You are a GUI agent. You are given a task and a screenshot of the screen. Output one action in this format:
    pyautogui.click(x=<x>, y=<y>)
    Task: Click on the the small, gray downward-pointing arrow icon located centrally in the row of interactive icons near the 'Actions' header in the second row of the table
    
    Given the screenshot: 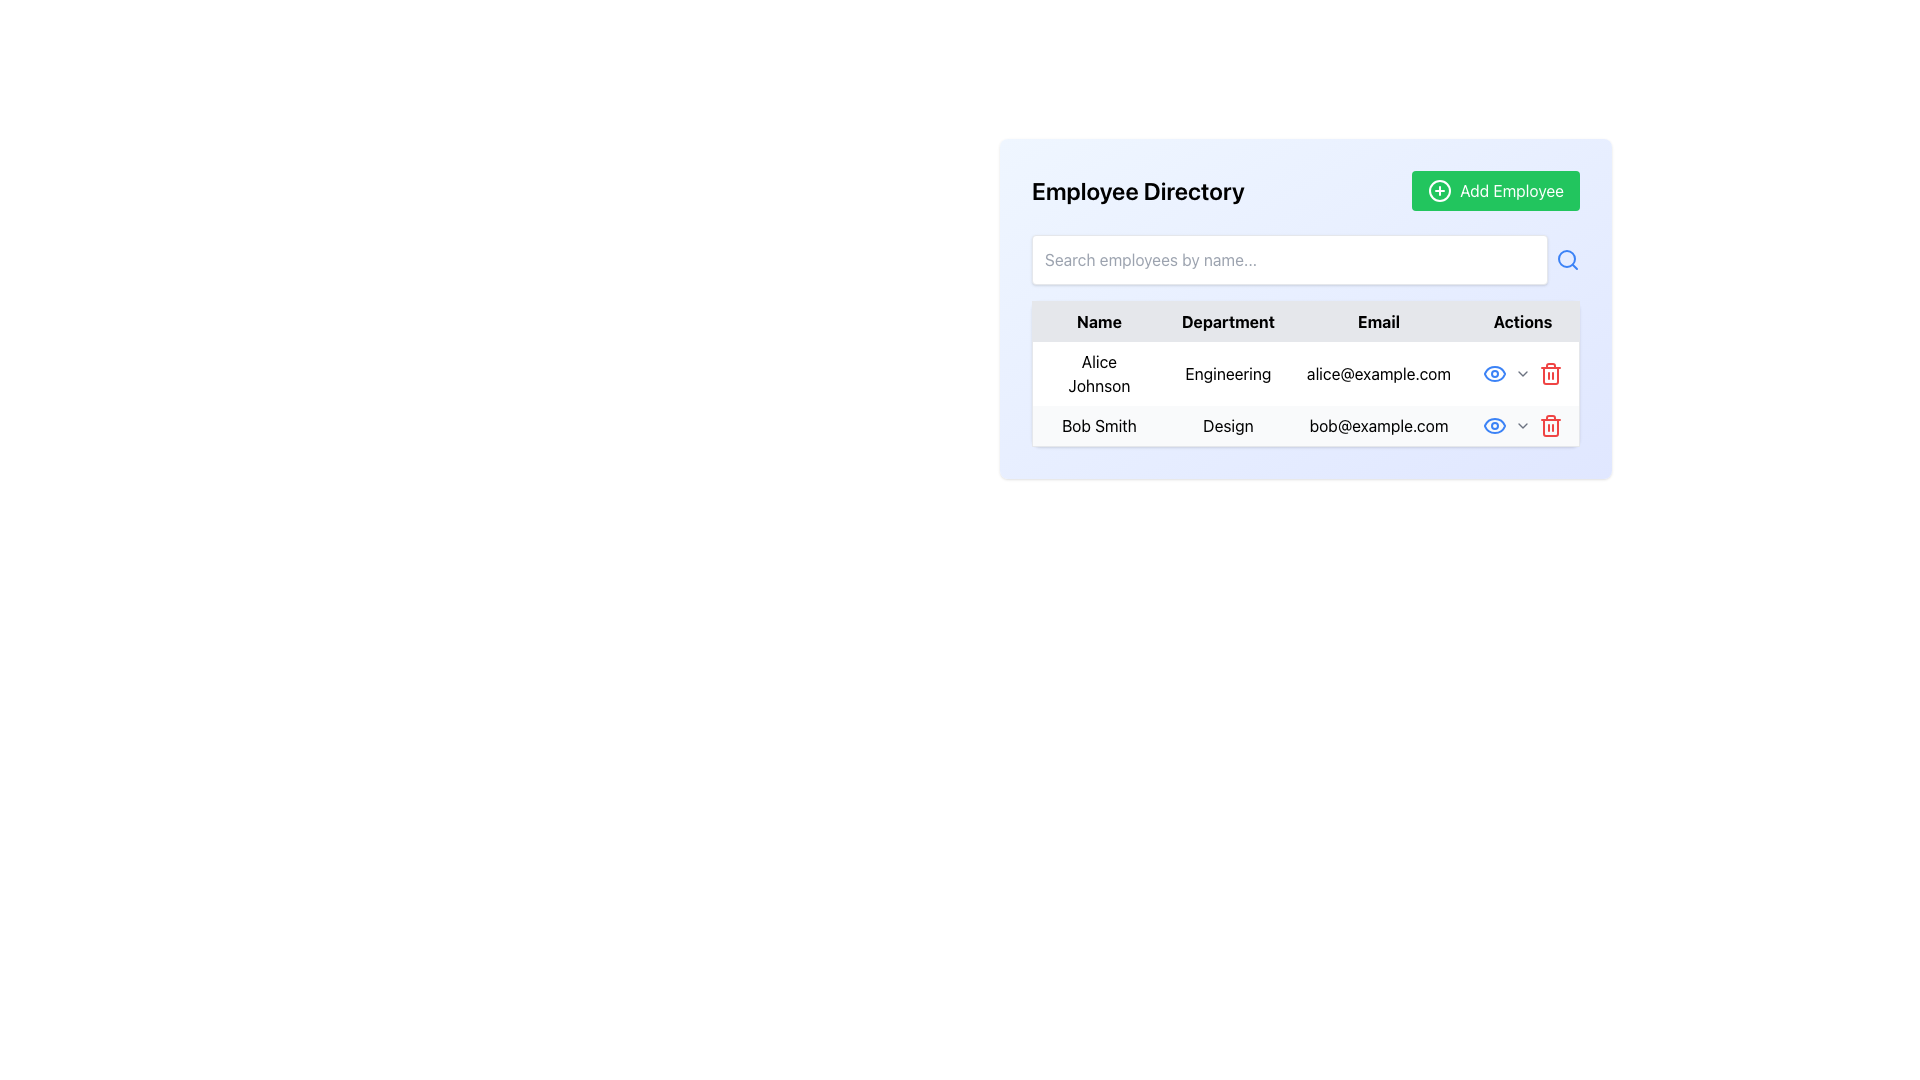 What is the action you would take?
    pyautogui.click(x=1521, y=374)
    